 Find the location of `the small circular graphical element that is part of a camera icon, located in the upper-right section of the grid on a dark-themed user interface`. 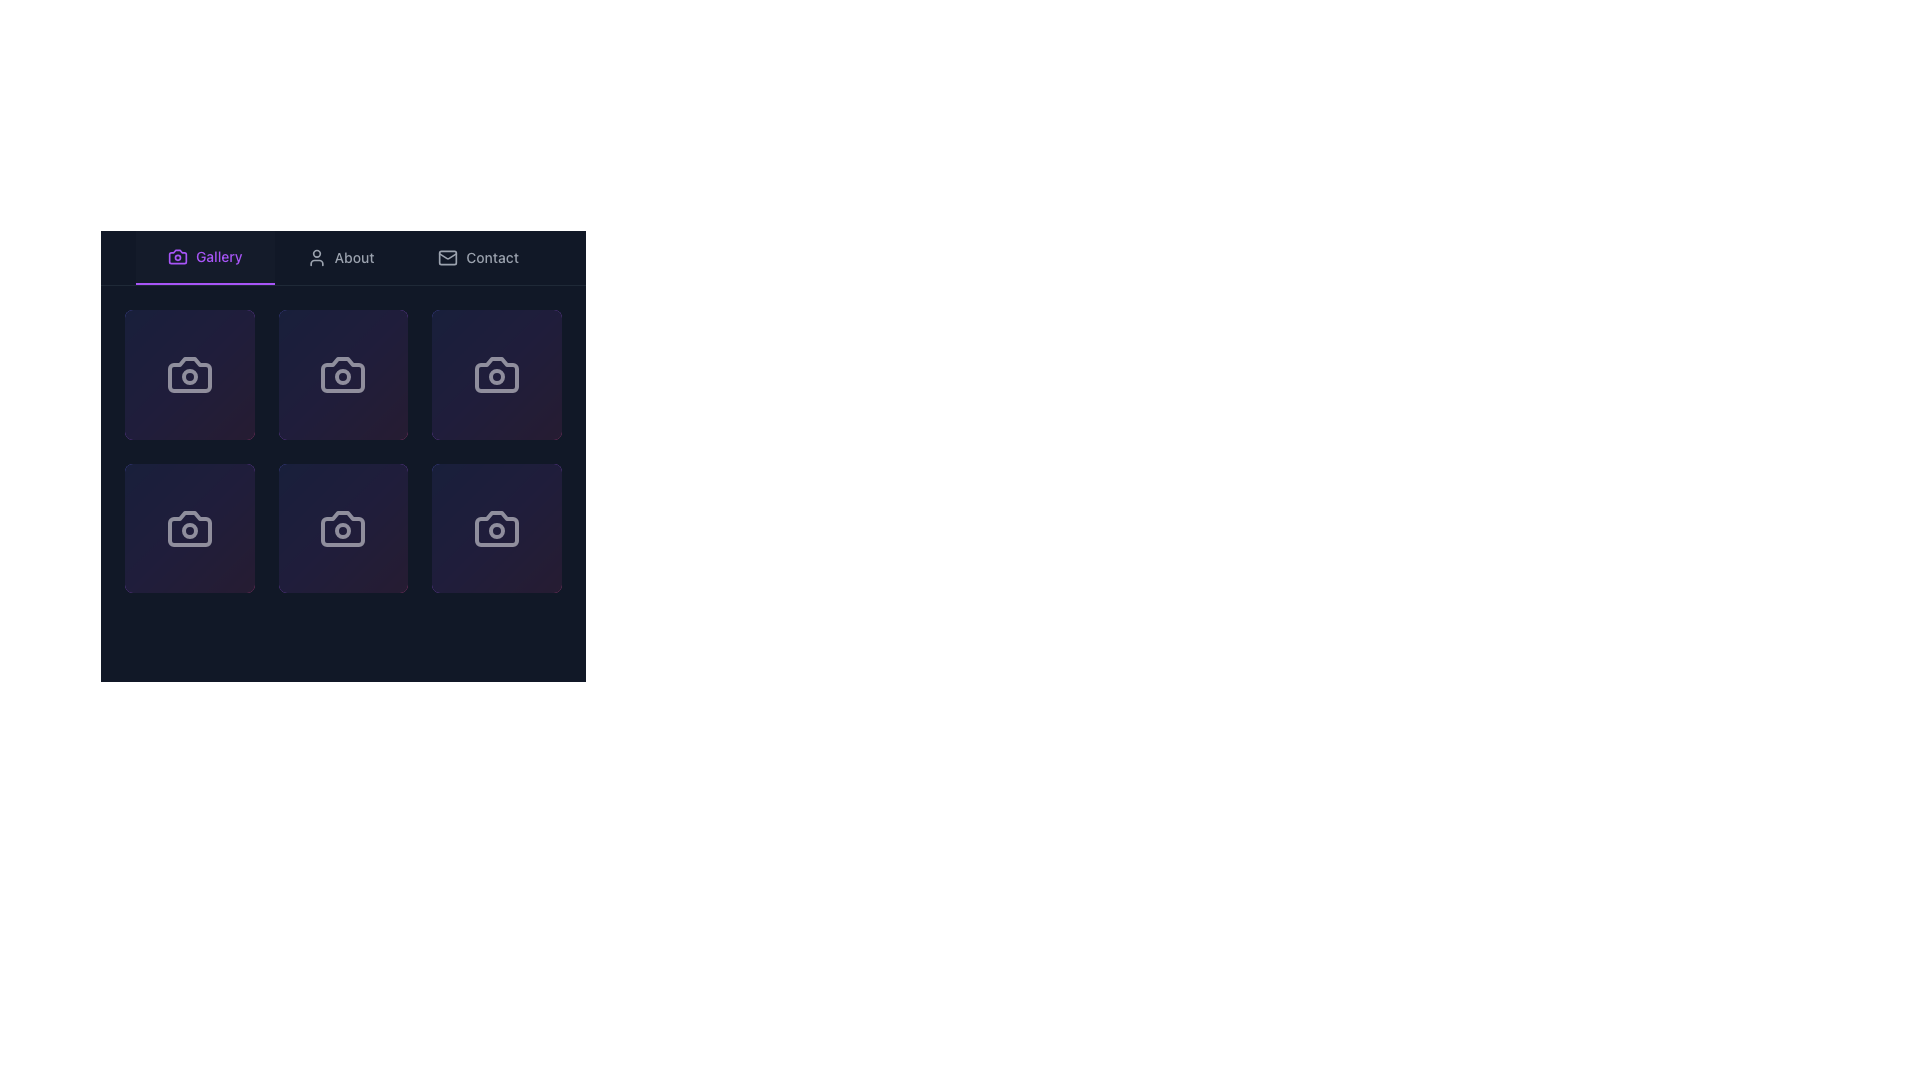

the small circular graphical element that is part of a camera icon, located in the upper-right section of the grid on a dark-themed user interface is located at coordinates (497, 376).